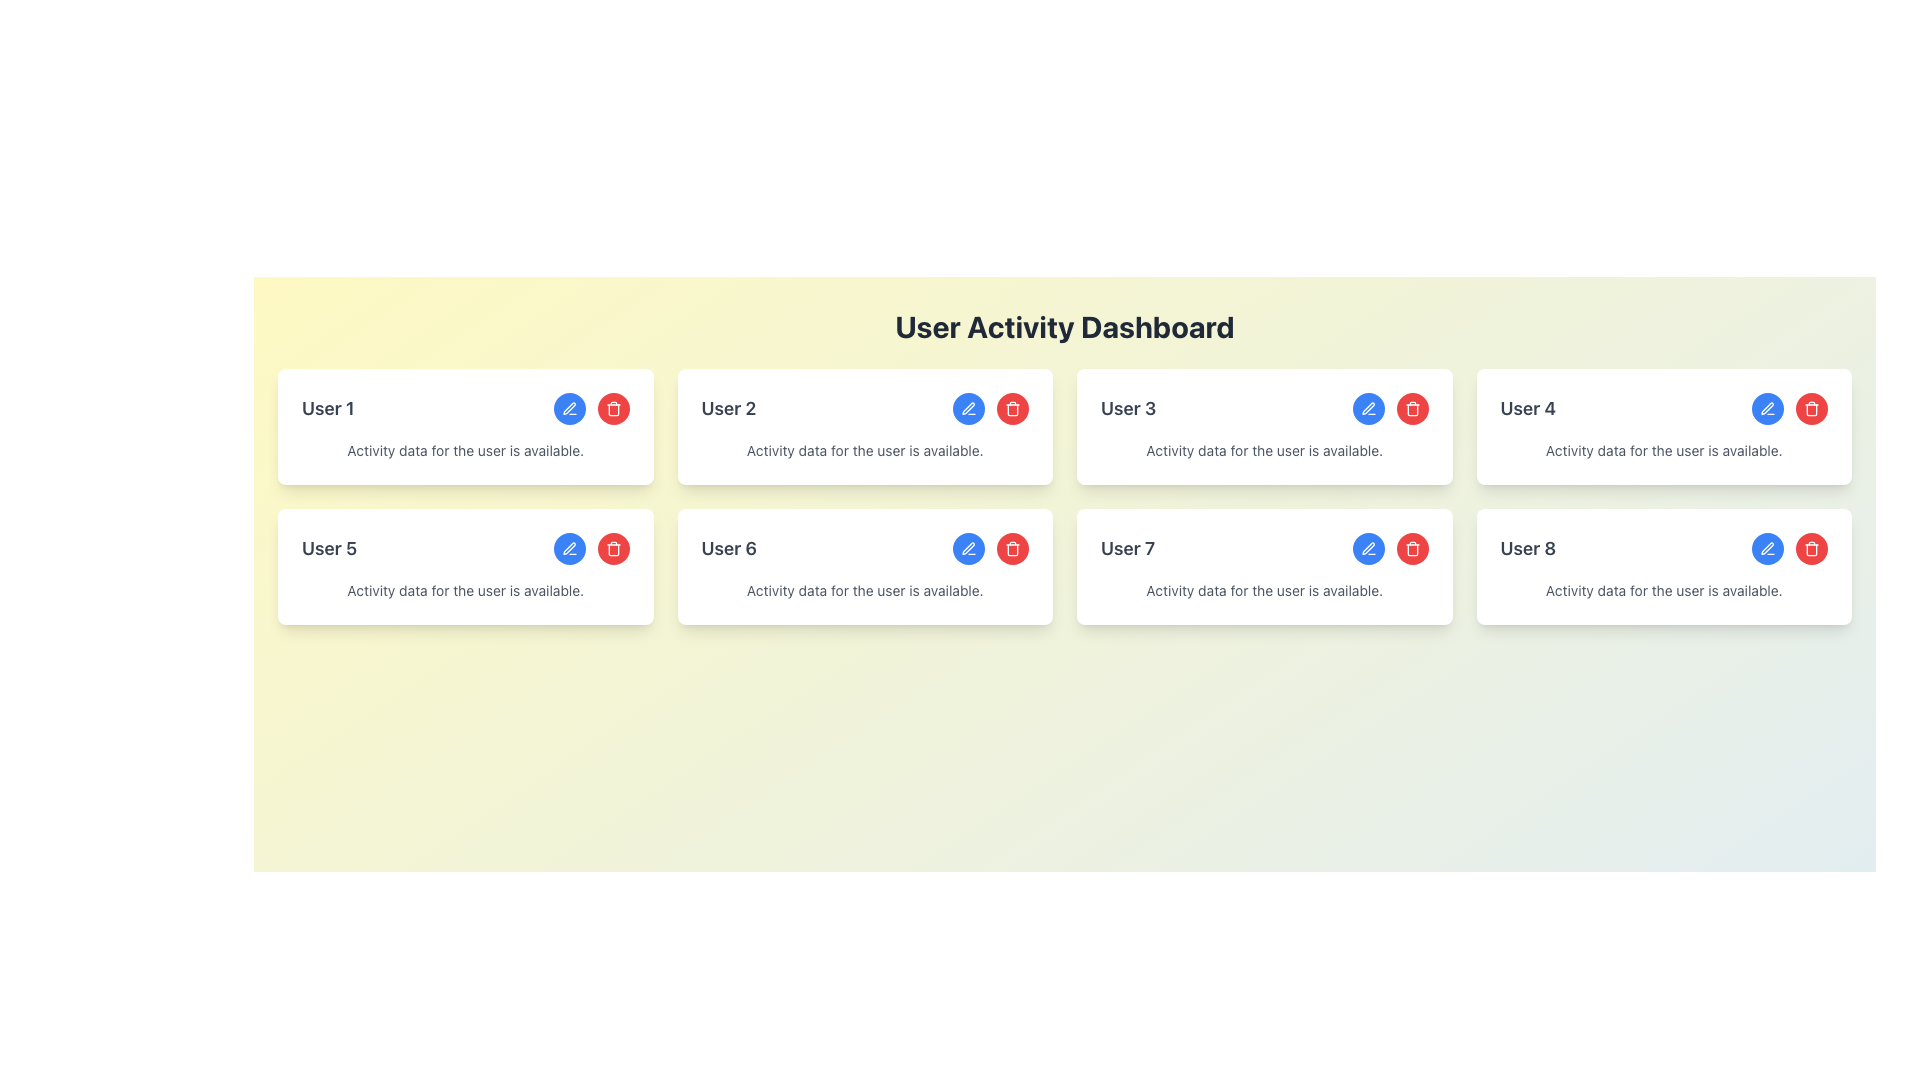  I want to click on the delete button in the button group associated with the 'User 4' card, so click(1790, 407).